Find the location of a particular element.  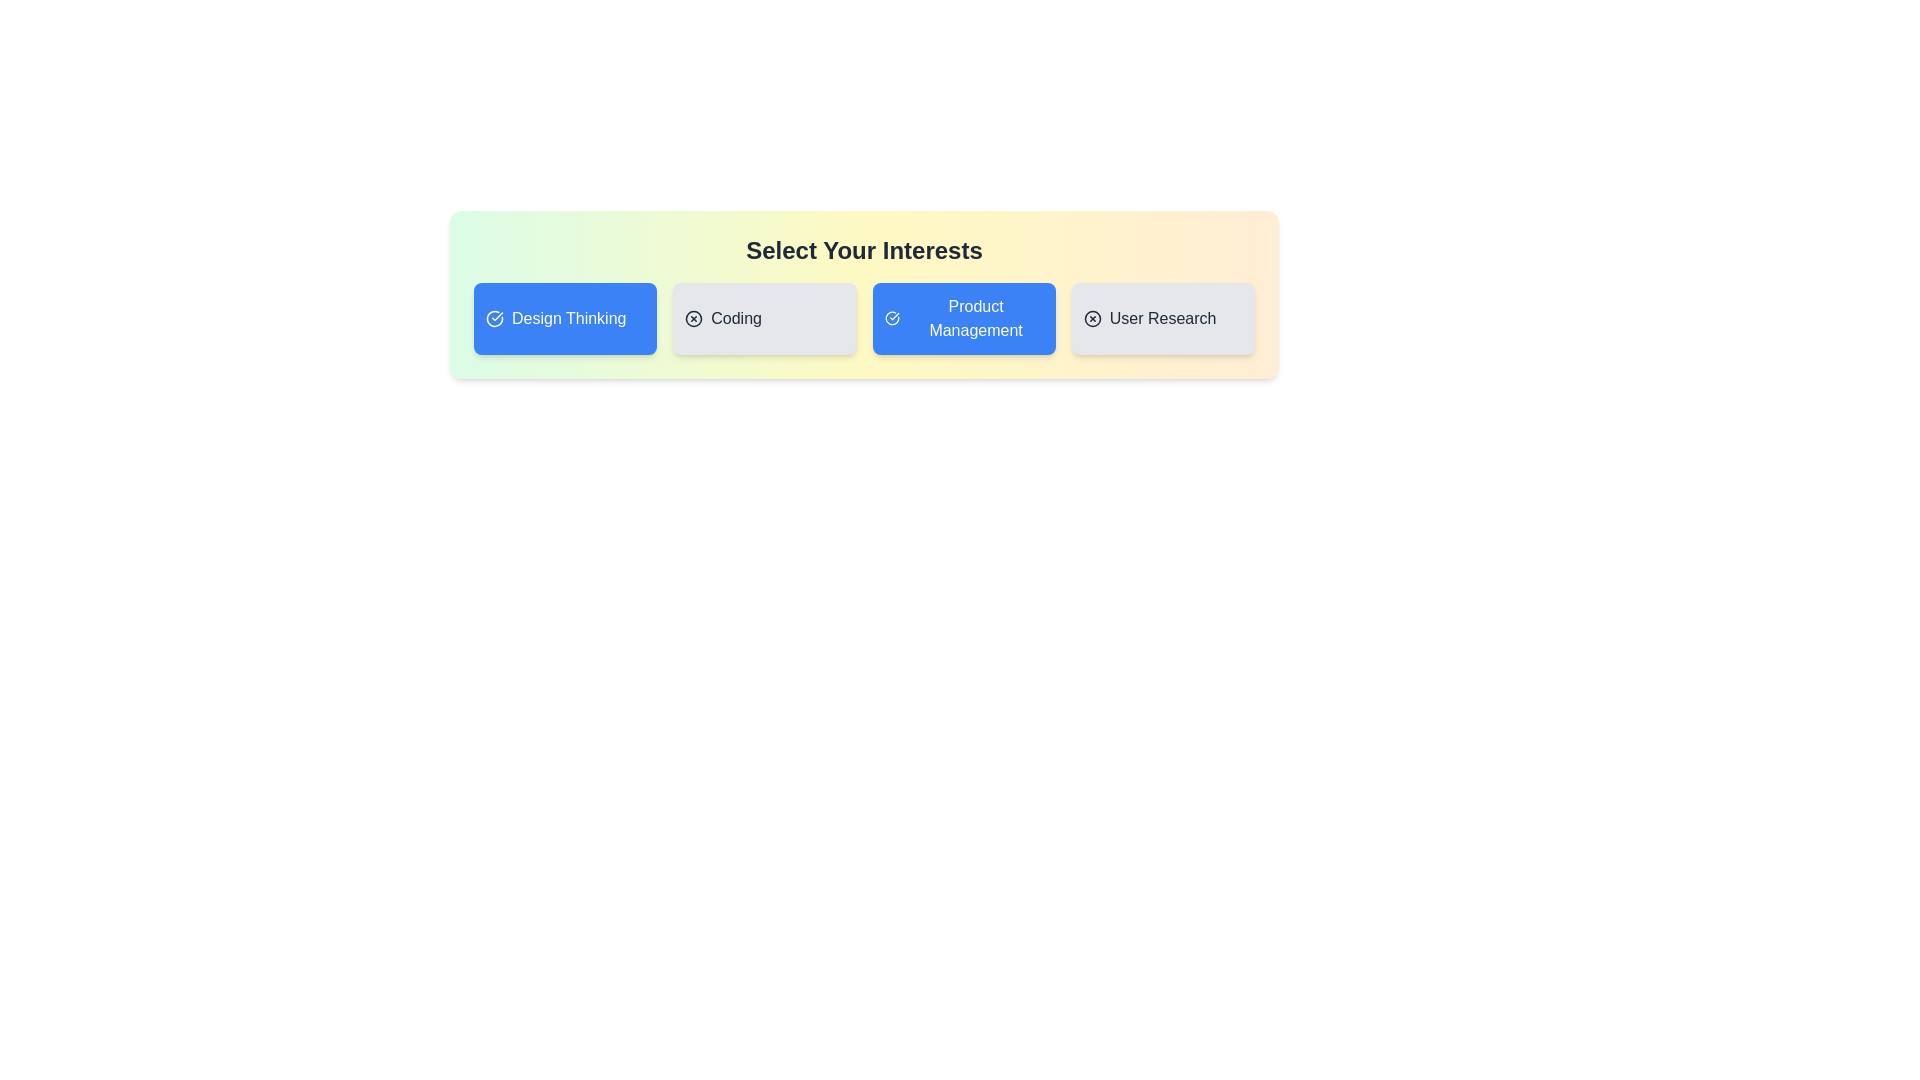

the chip labeled Product Management is located at coordinates (964, 318).